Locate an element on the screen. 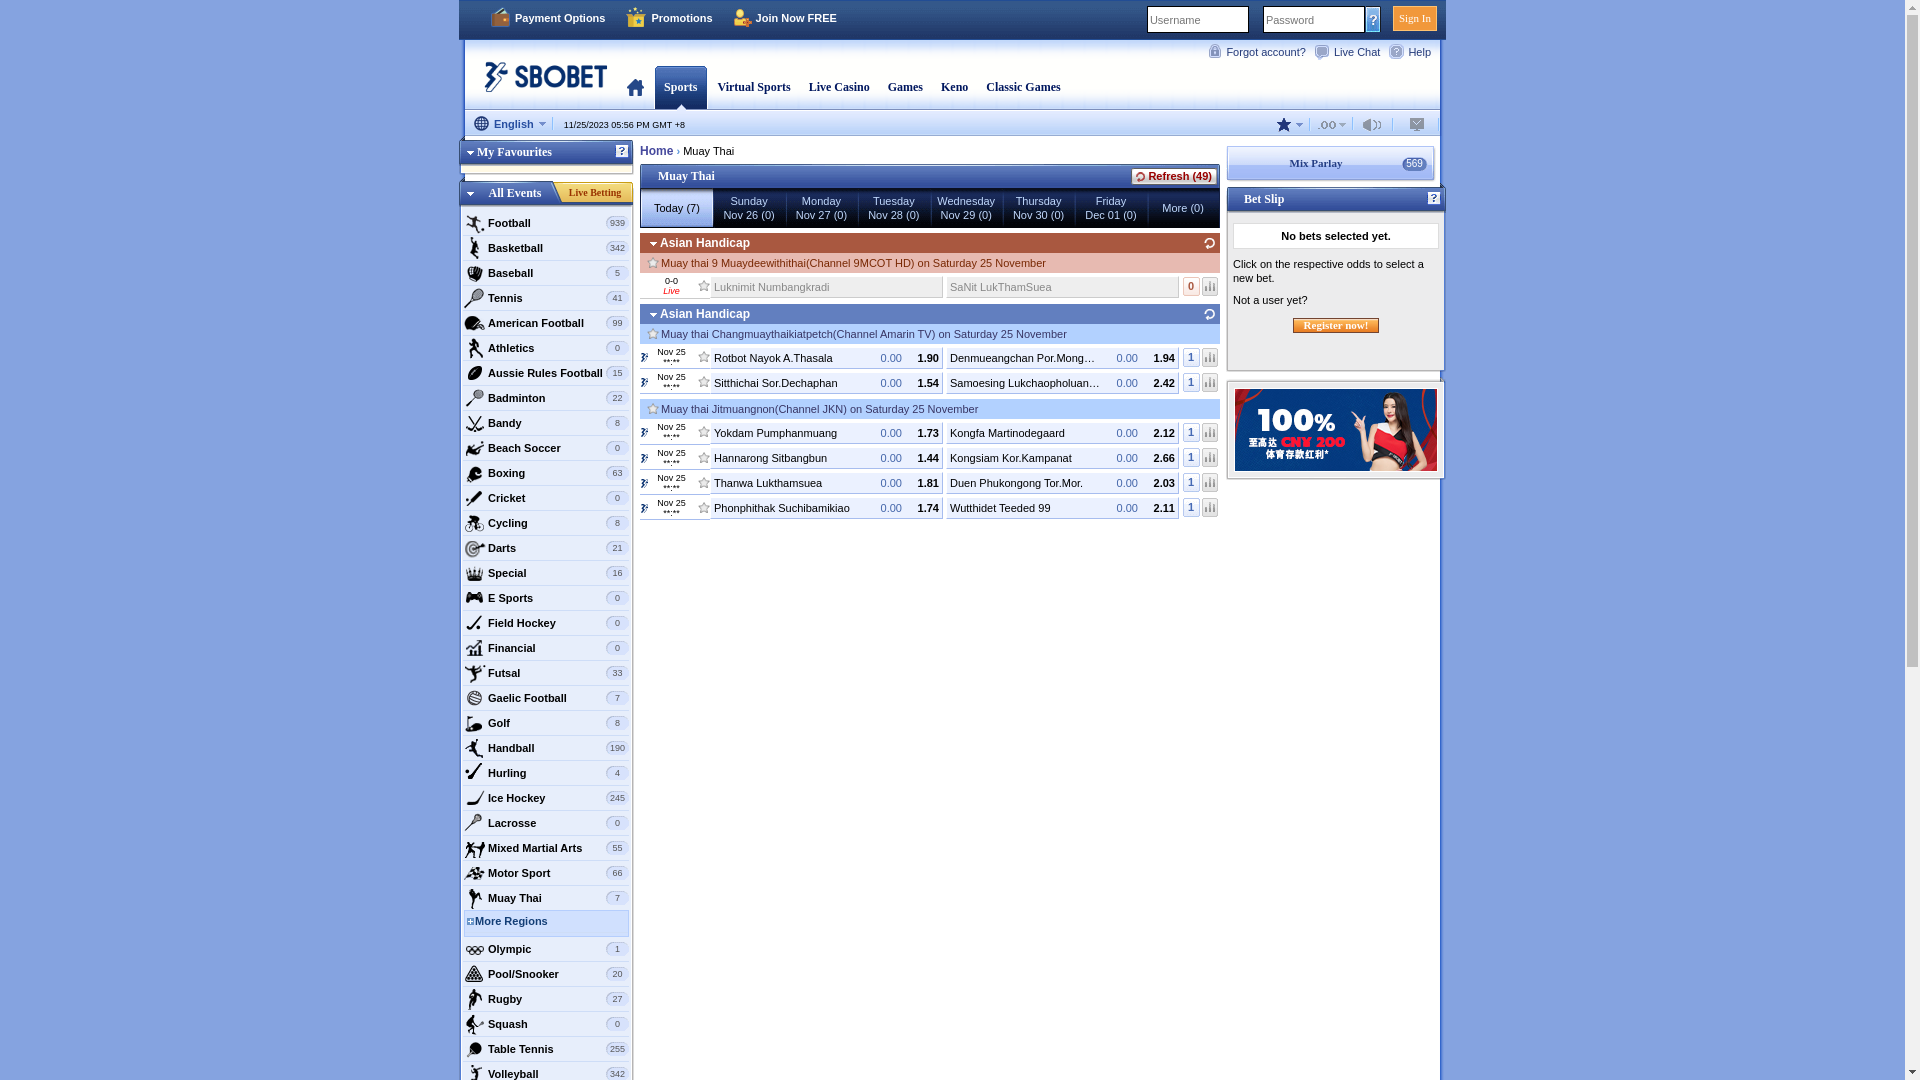  'Wednesday is located at coordinates (965, 208).